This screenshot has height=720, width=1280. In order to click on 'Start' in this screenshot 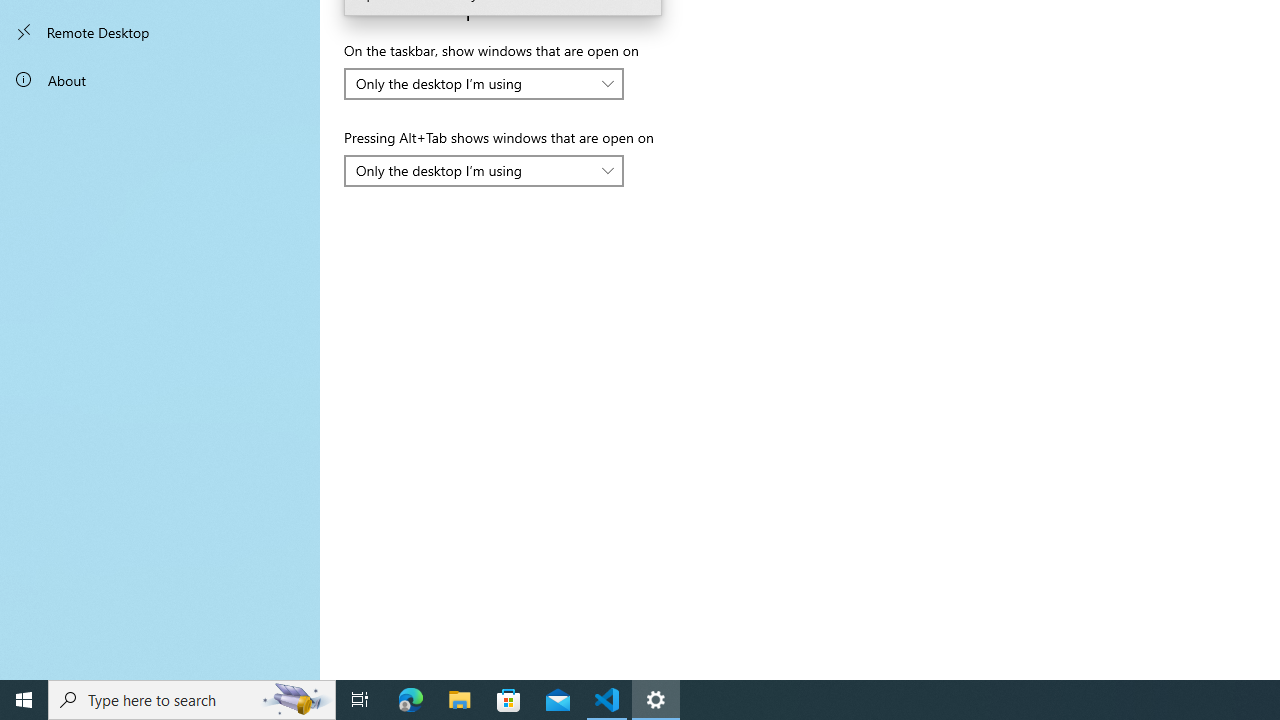, I will do `click(24, 698)`.